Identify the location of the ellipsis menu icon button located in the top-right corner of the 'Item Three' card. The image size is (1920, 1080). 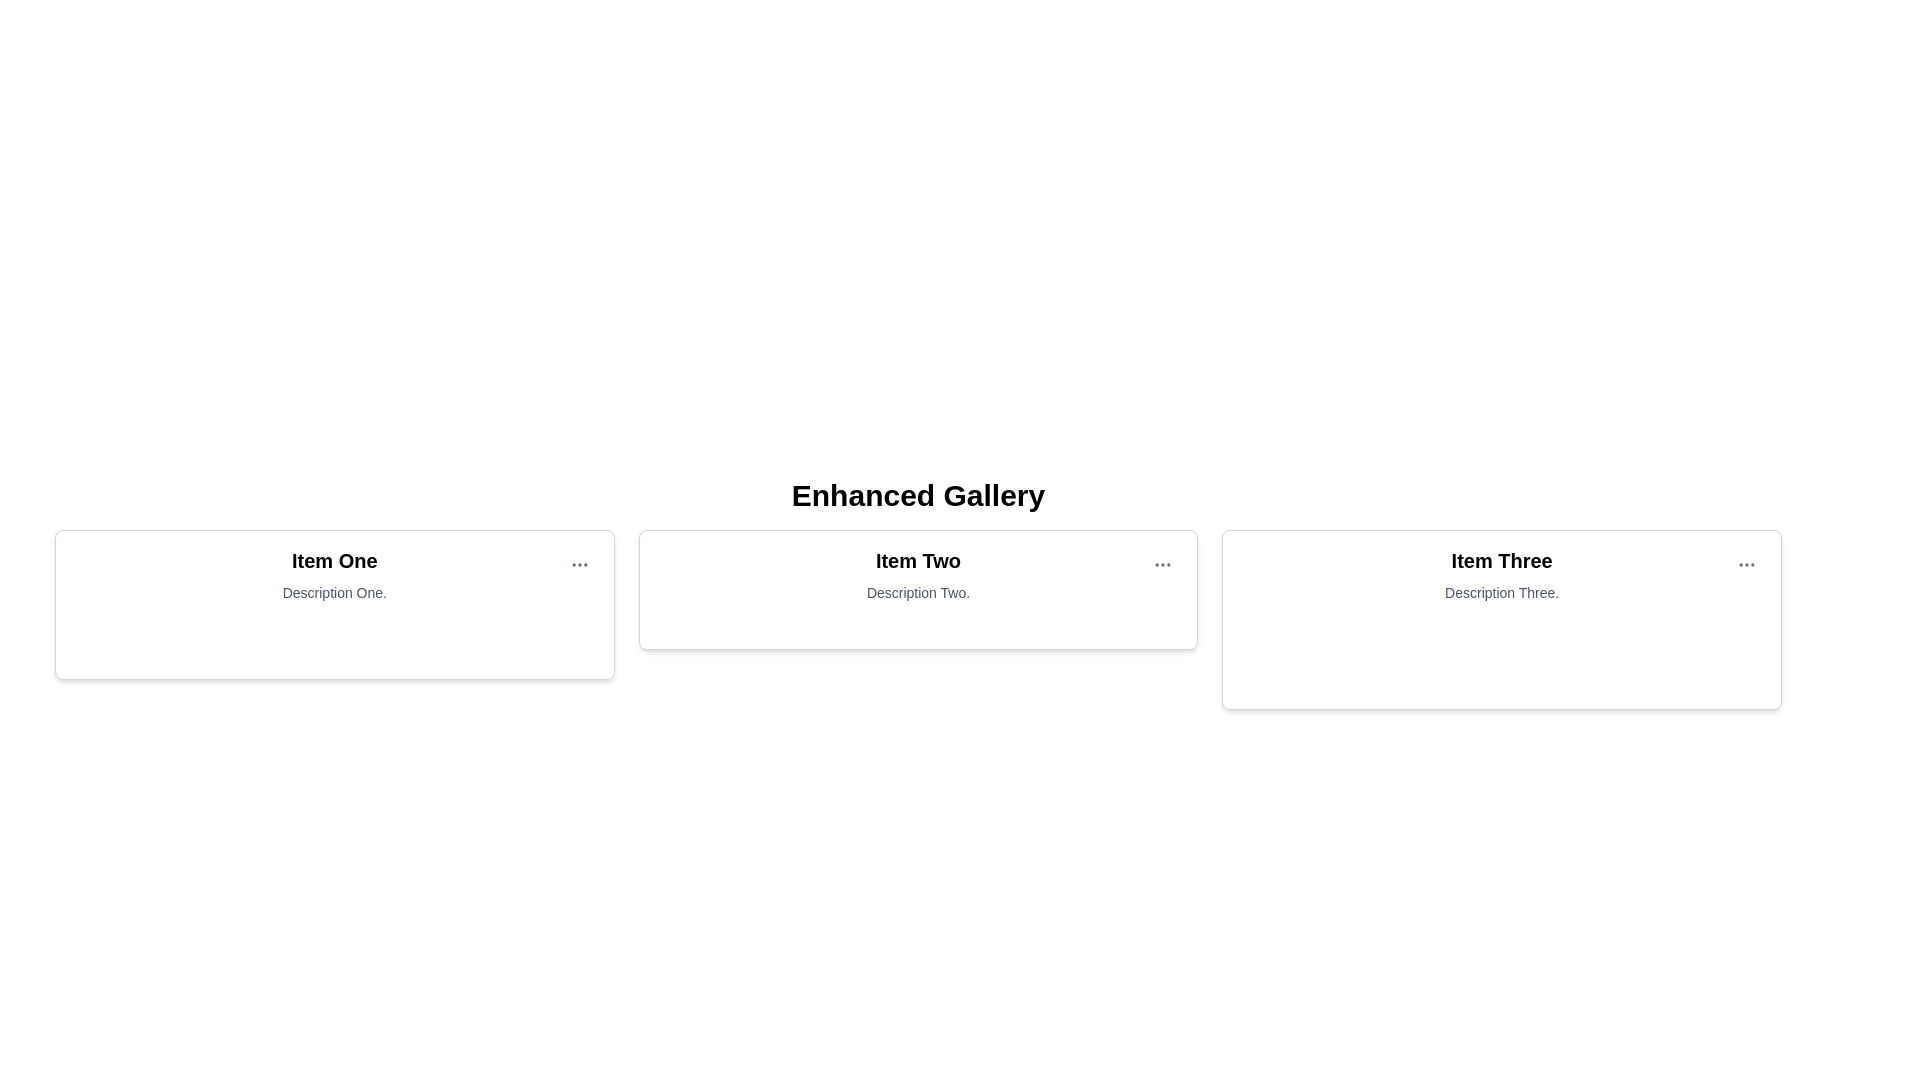
(1746, 564).